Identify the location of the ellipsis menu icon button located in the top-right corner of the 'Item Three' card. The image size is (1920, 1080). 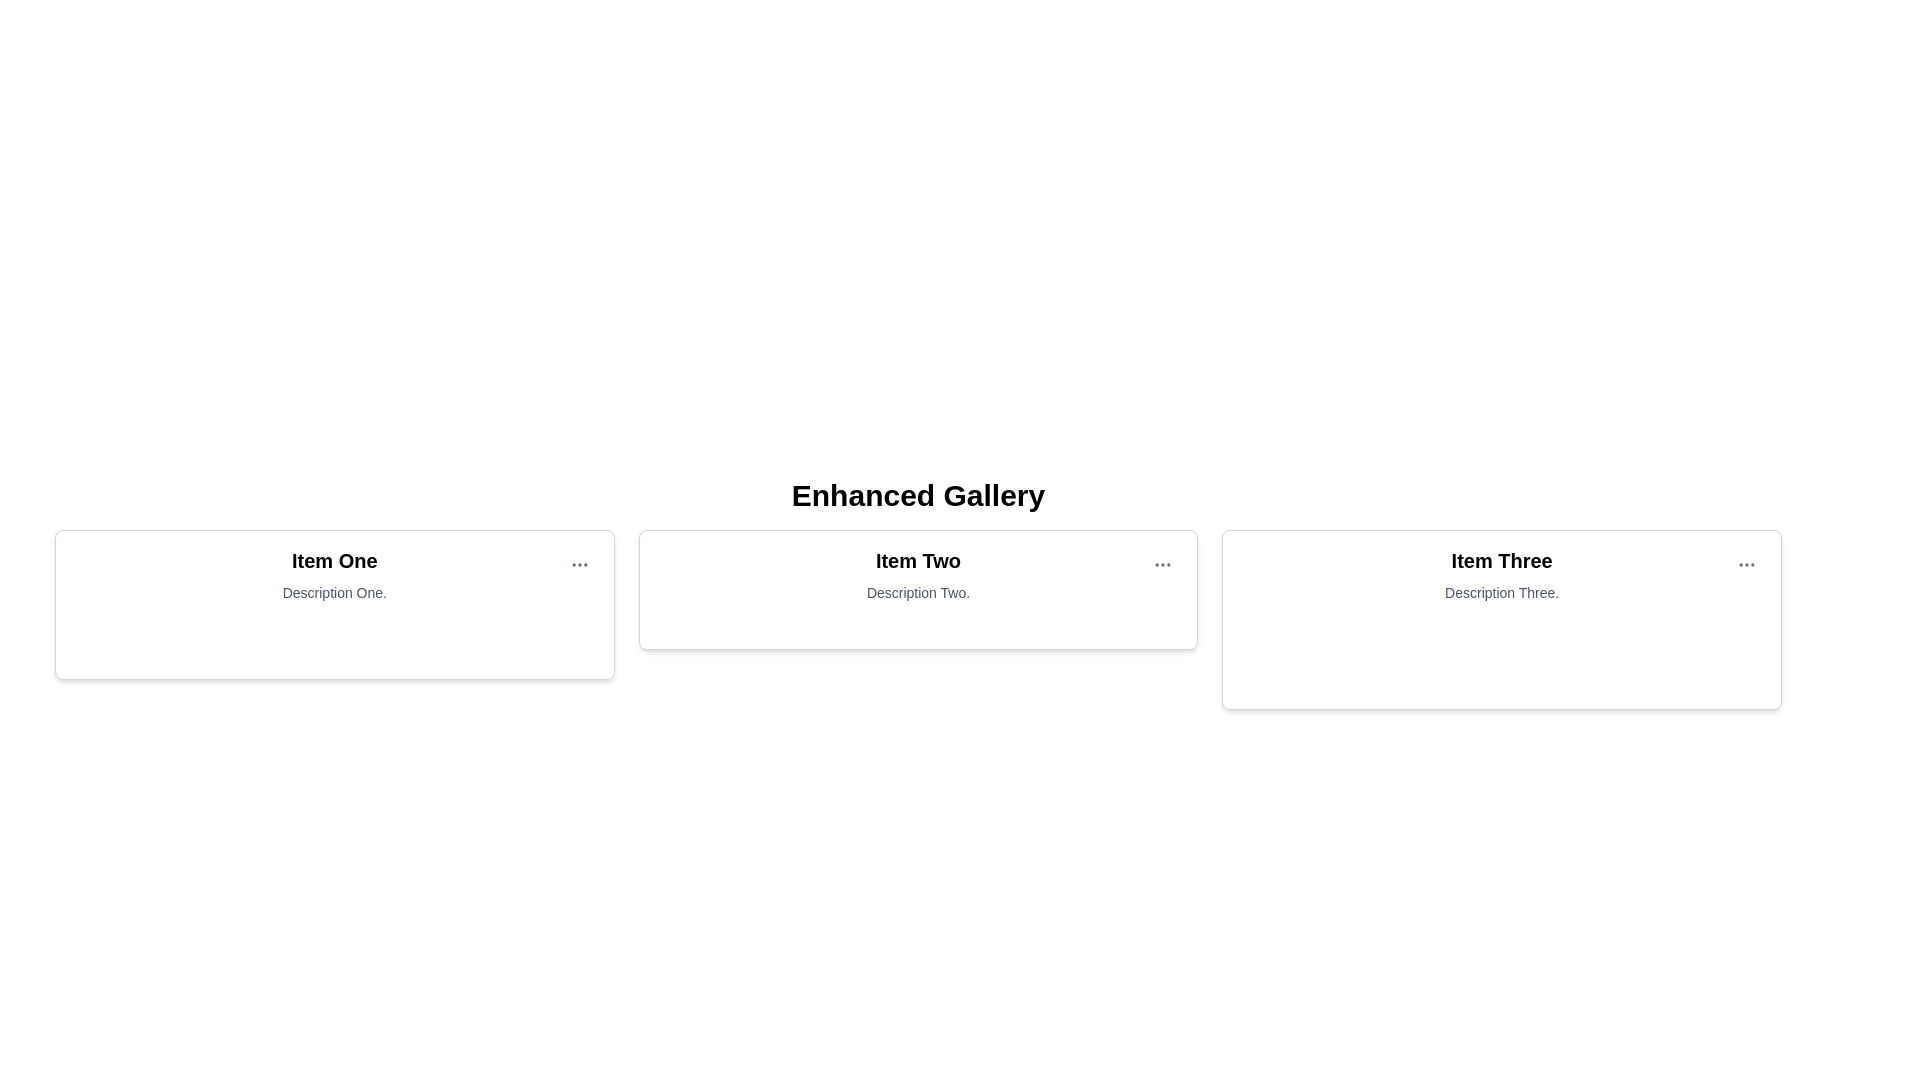
(1746, 564).